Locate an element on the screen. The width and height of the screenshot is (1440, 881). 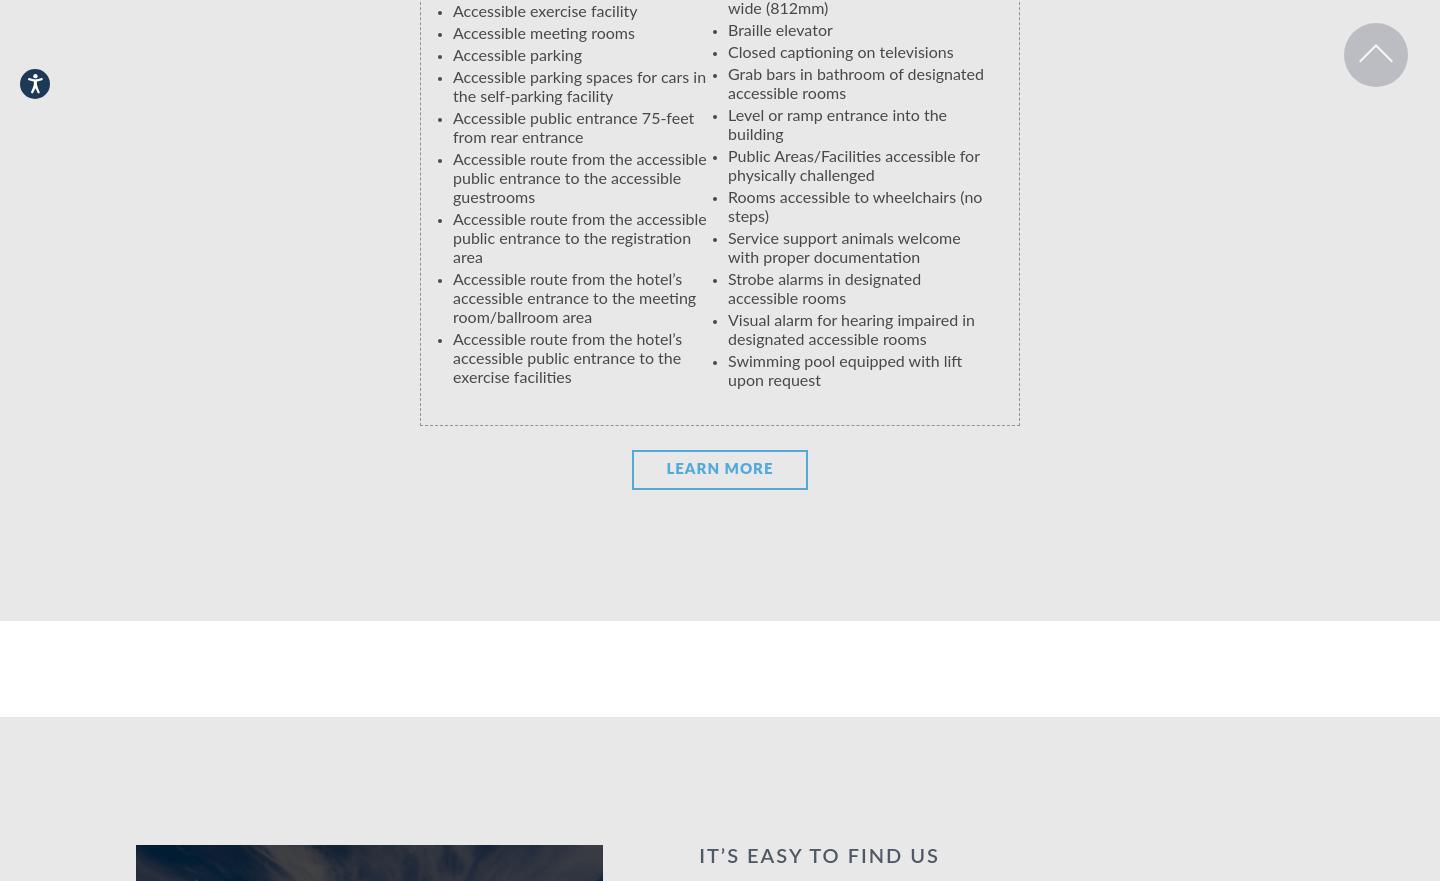
'Accessible parking spaces for cars in the self-parking facility' is located at coordinates (579, 86).